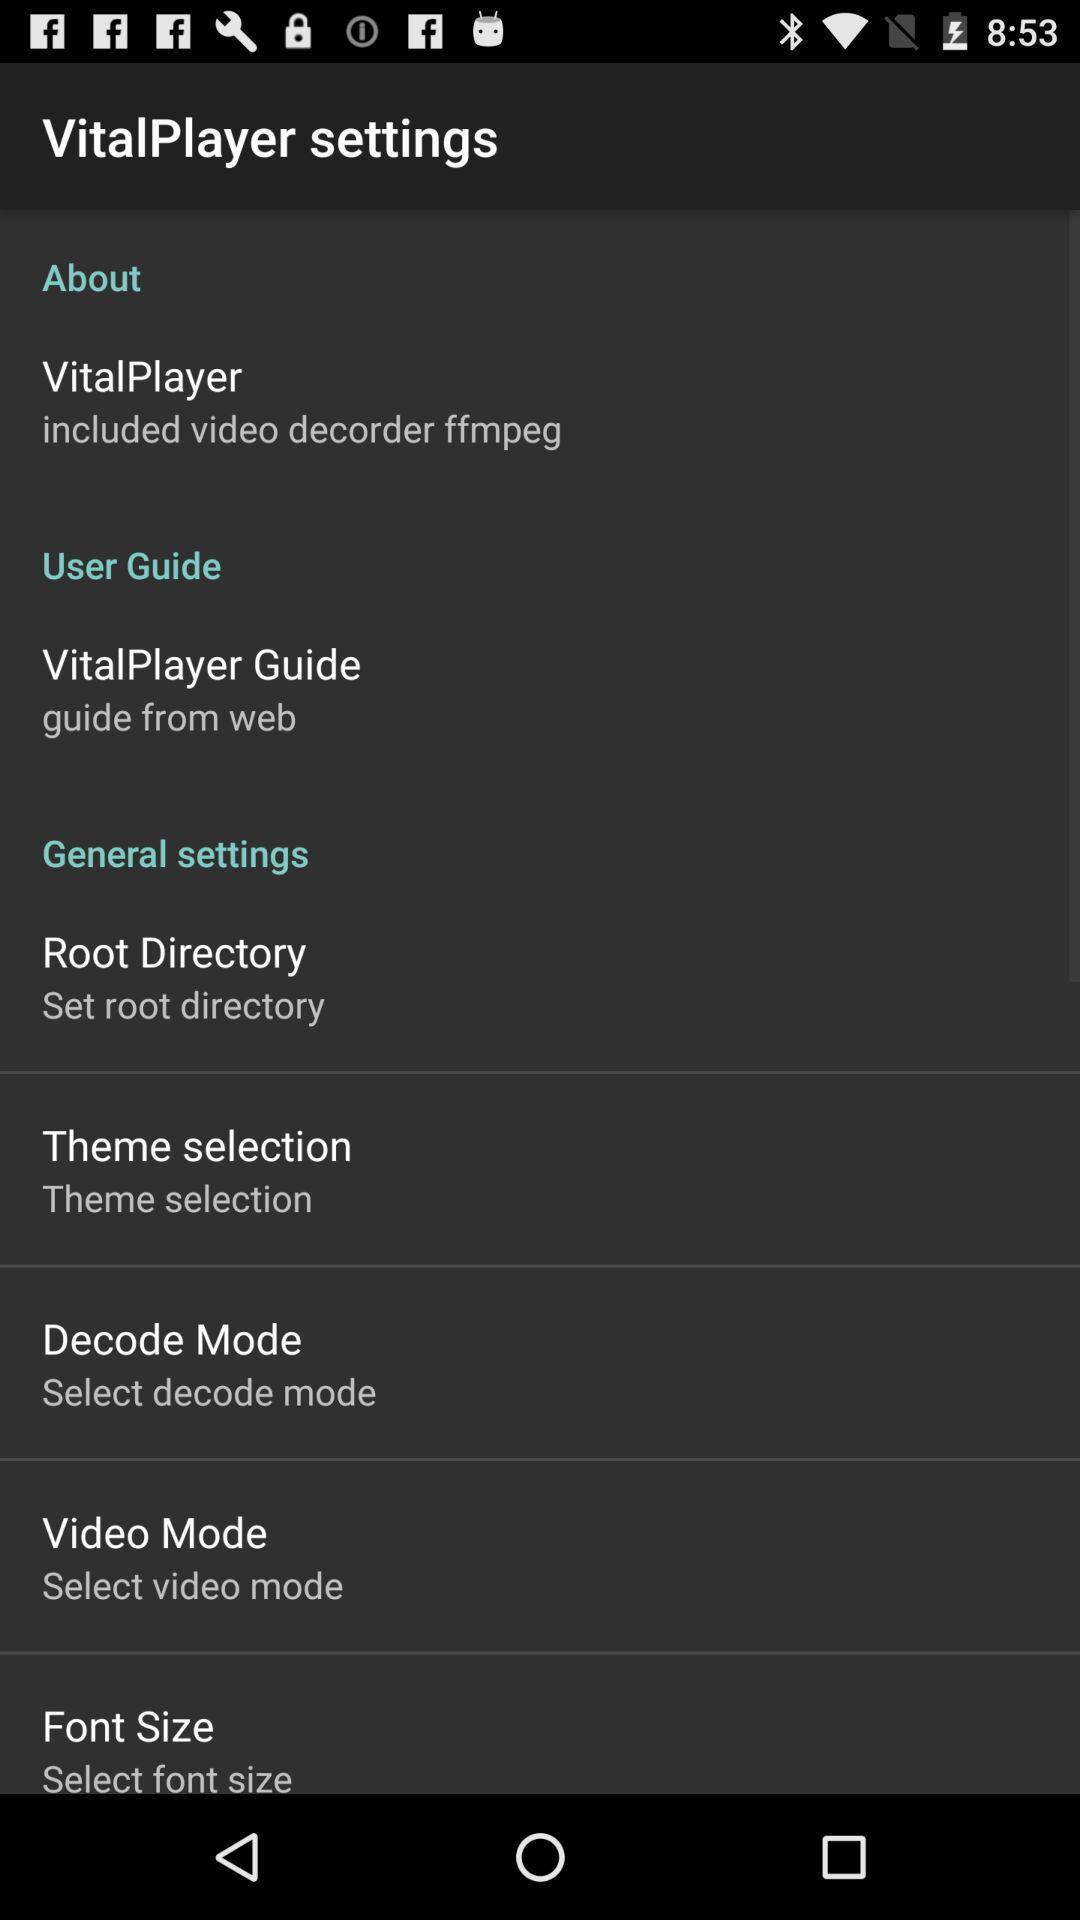 This screenshot has height=1920, width=1080. I want to click on the item above the guide from web app, so click(201, 662).